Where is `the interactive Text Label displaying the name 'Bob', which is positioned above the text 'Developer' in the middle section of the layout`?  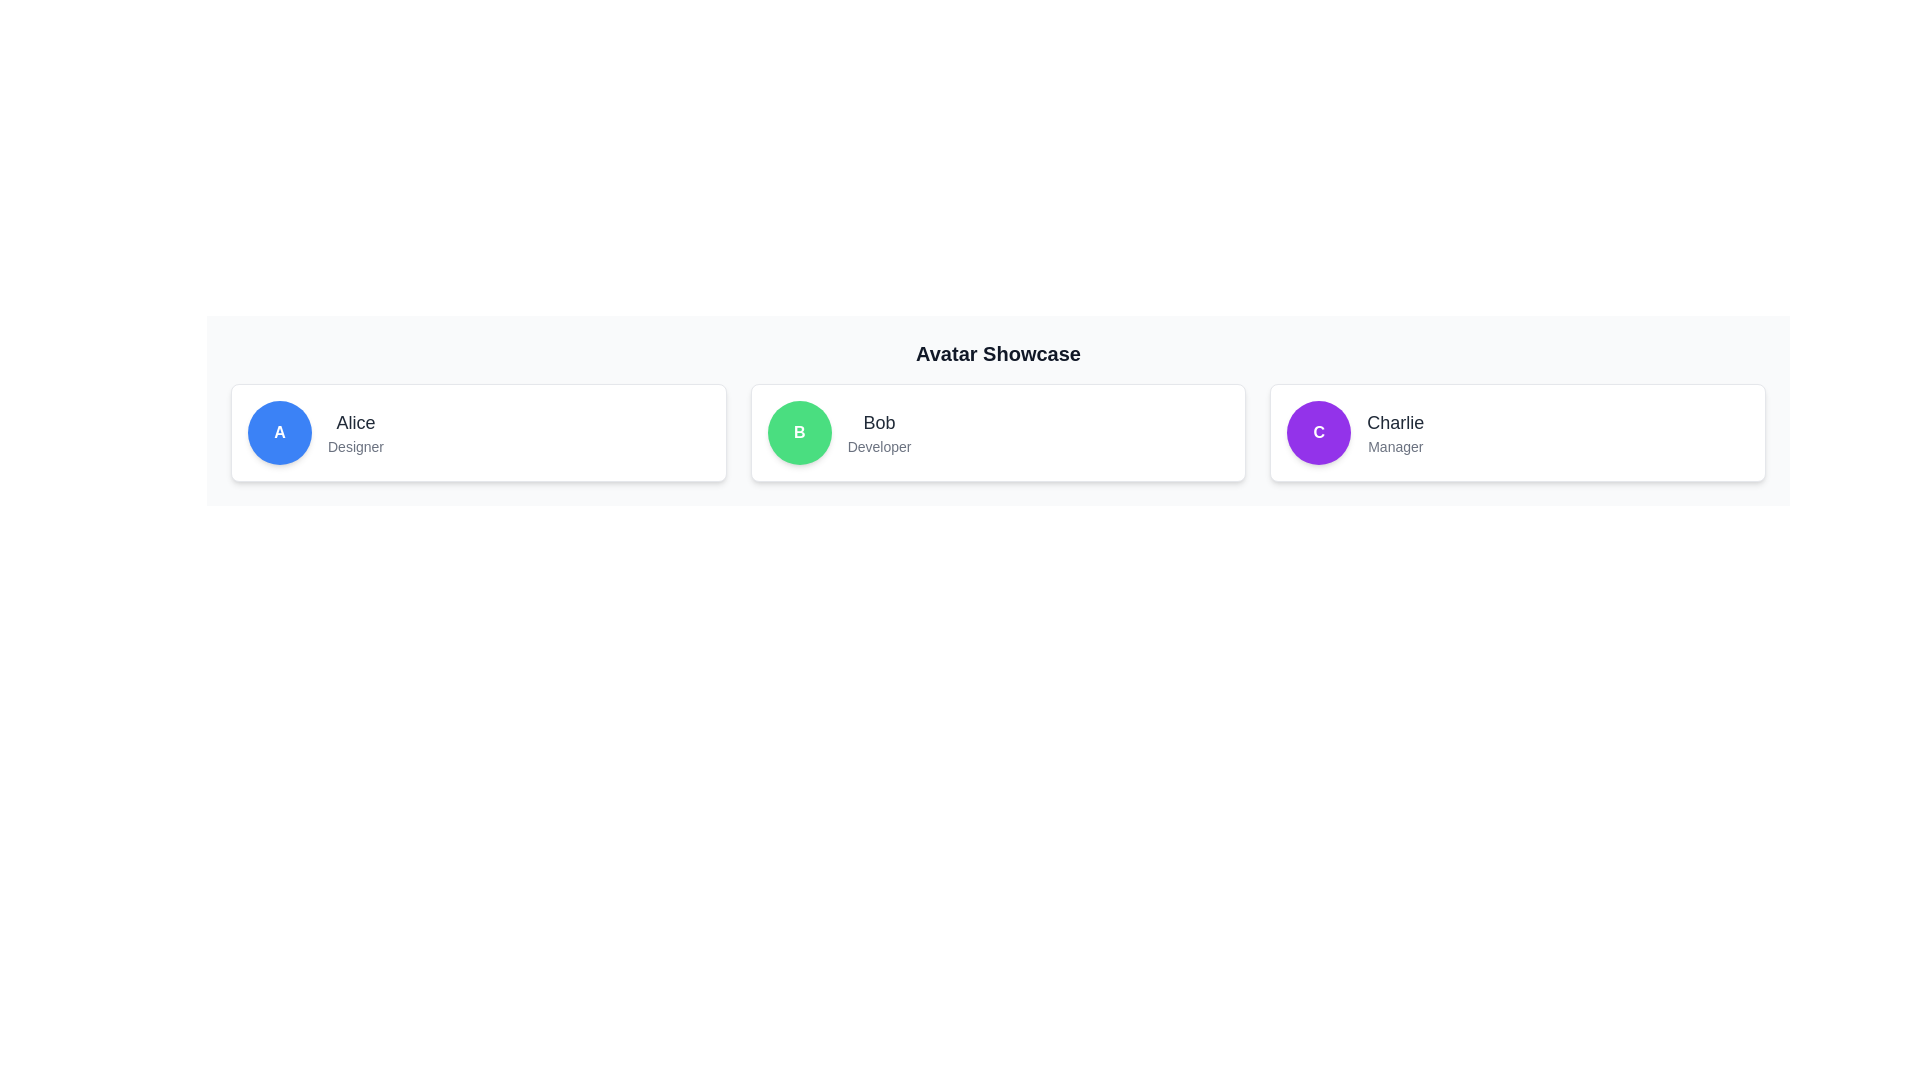 the interactive Text Label displaying the name 'Bob', which is positioned above the text 'Developer' in the middle section of the layout is located at coordinates (879, 422).